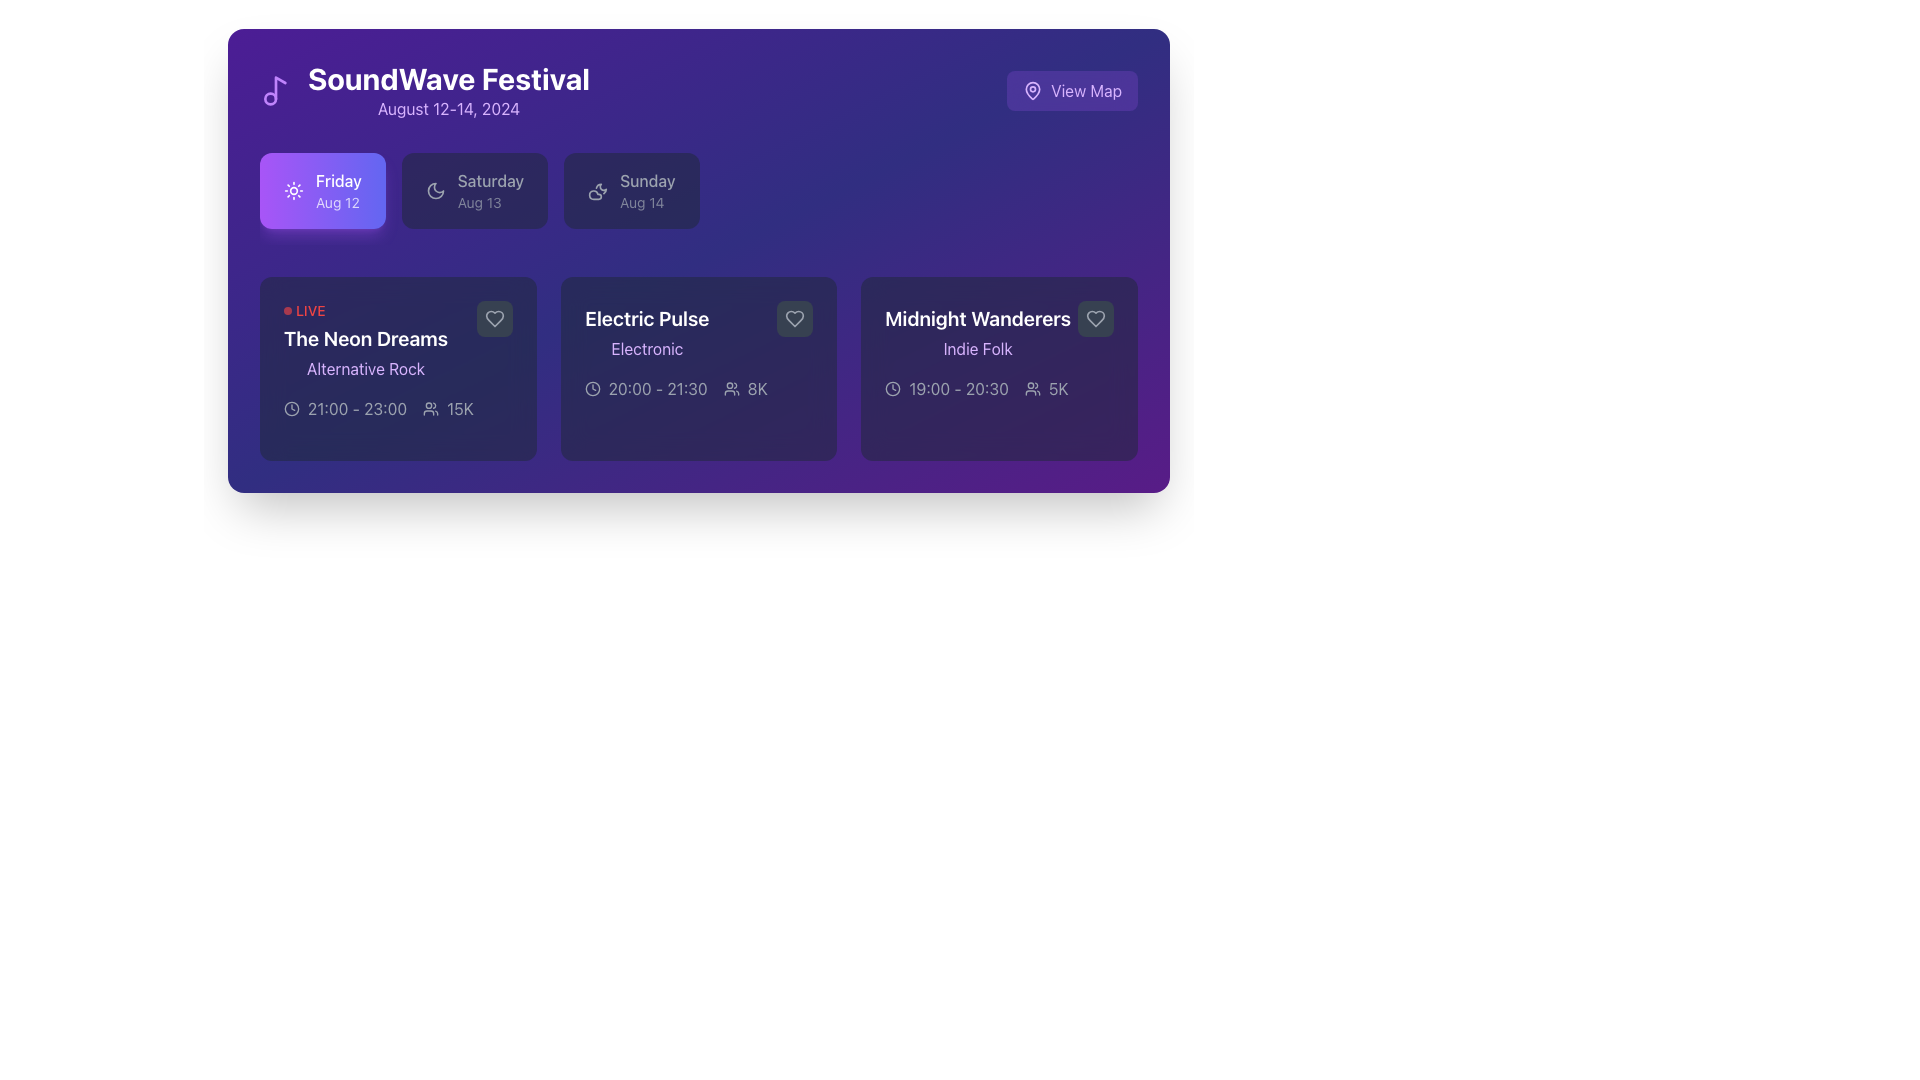 This screenshot has height=1080, width=1920. What do you see at coordinates (591, 389) in the screenshot?
I see `the Decorative Icon located within the 'Electric Pulse' card, positioned to the left of the text '20:00 - 21:30'` at bounding box center [591, 389].